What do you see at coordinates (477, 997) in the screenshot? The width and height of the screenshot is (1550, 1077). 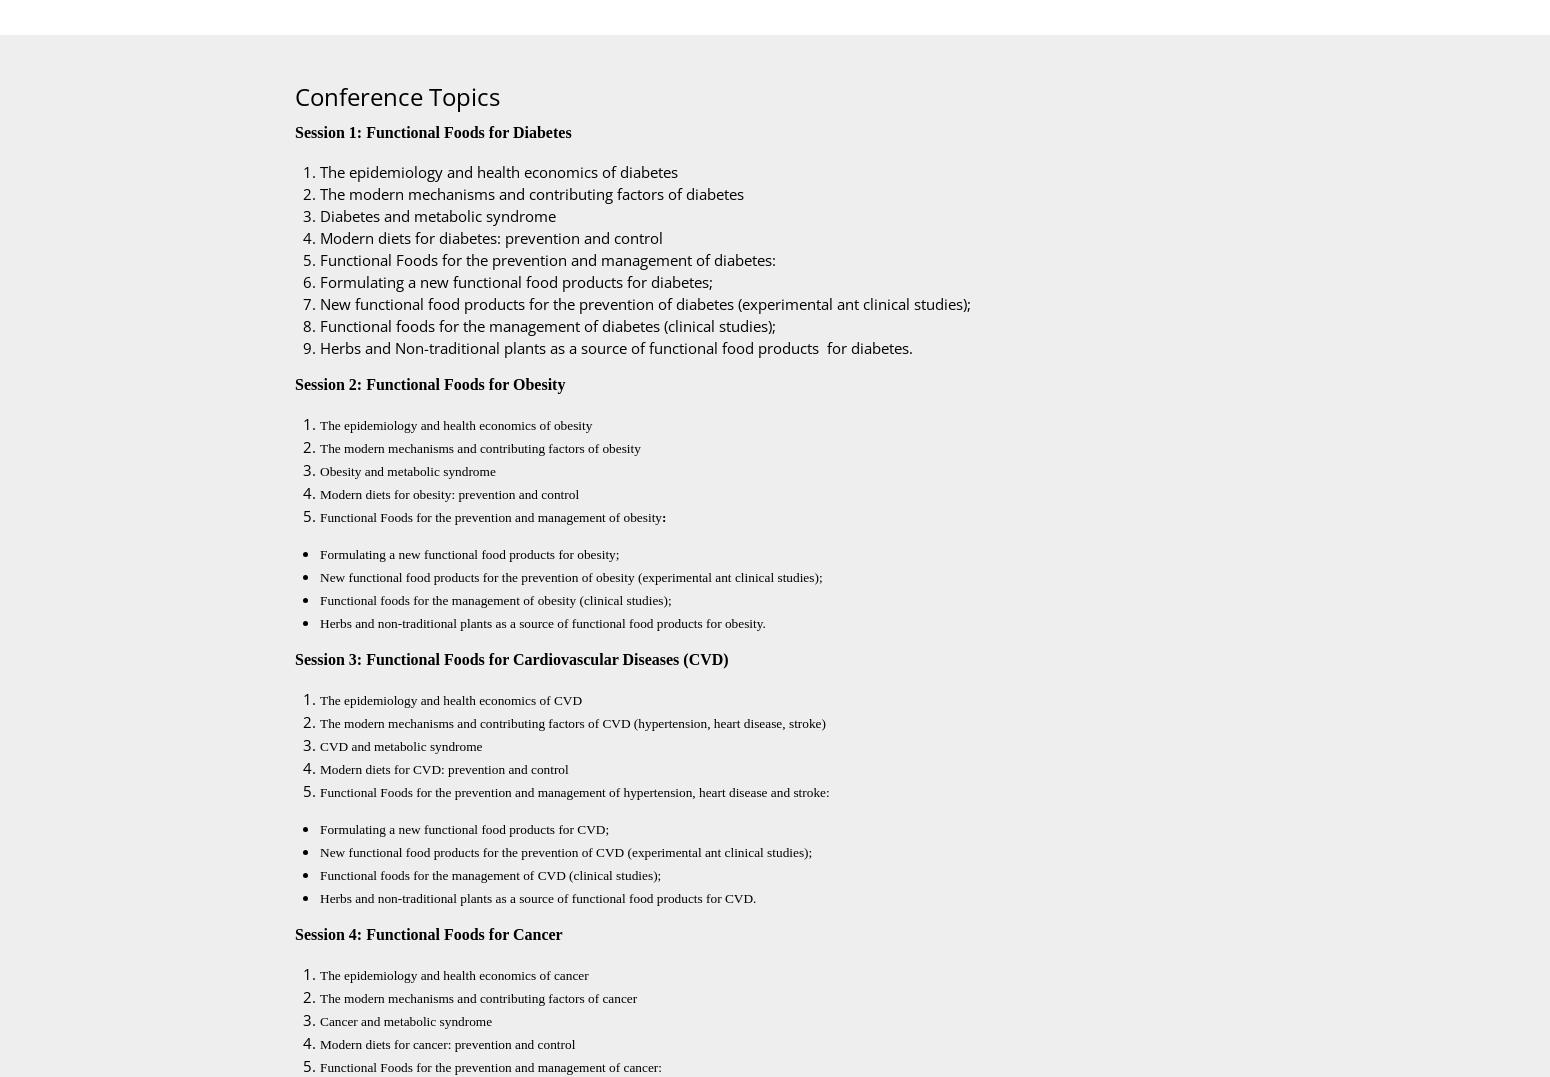 I see `'The modern mechanisms and contributing factors of cancer'` at bounding box center [477, 997].